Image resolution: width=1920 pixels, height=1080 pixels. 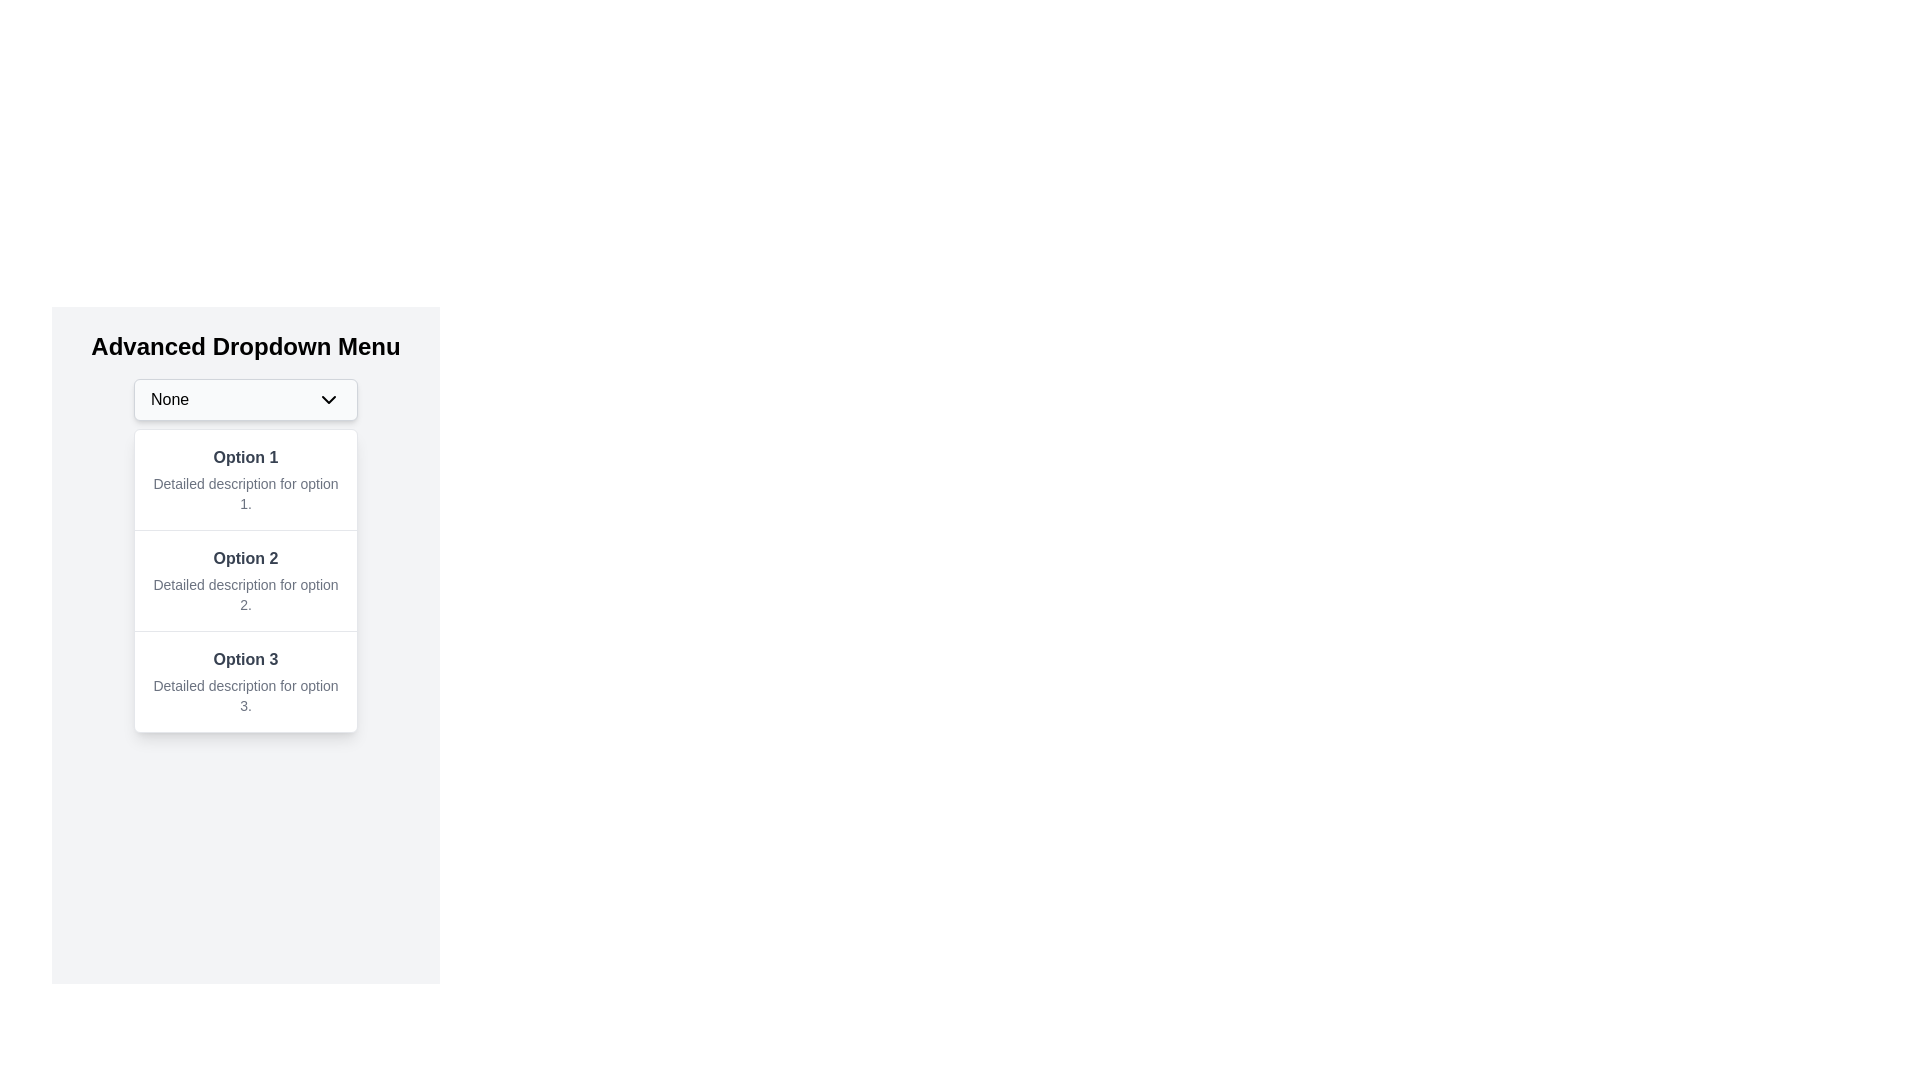 I want to click on the downward arrow icon located to the far right within the dropdown menu header box containing the text 'None', so click(x=329, y=400).